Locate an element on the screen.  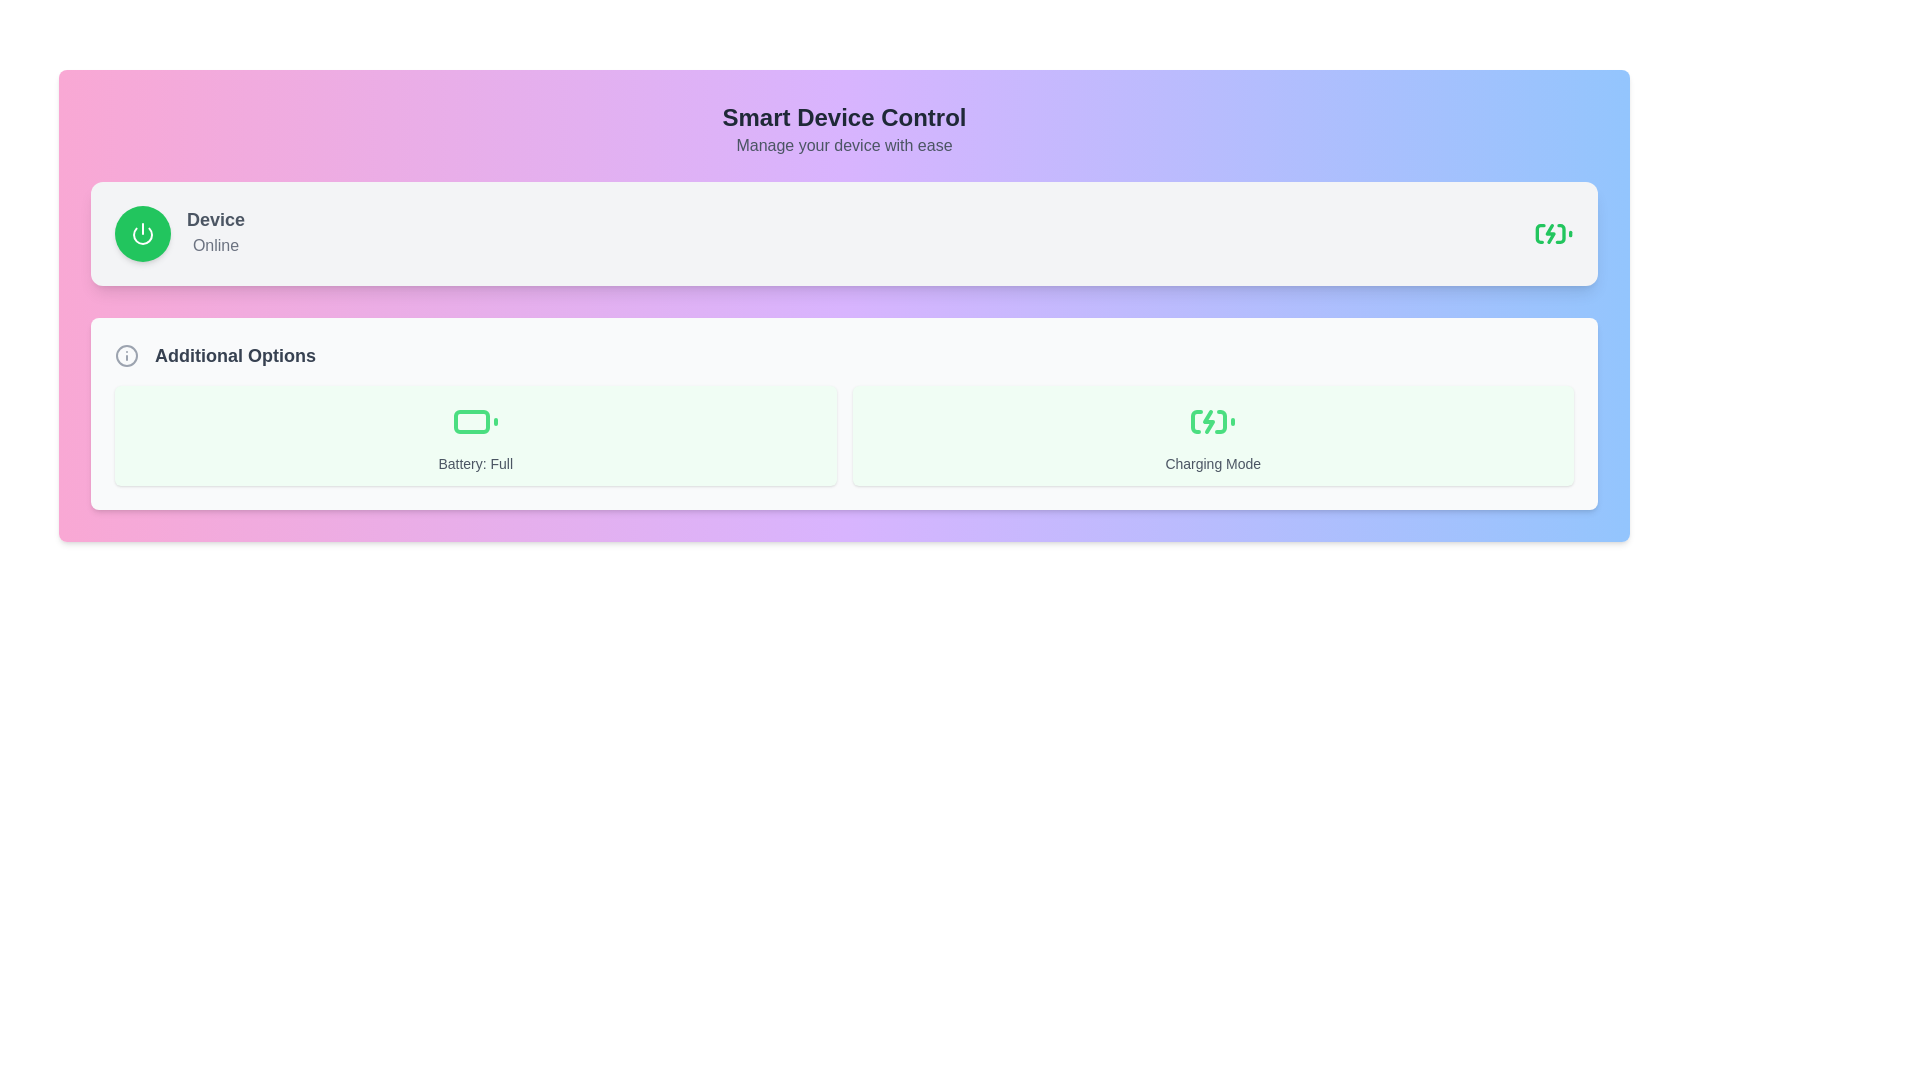
the SVG Icon representing the battery status within the 'Battery: Full' card in the 'Additional Options' section is located at coordinates (474, 420).